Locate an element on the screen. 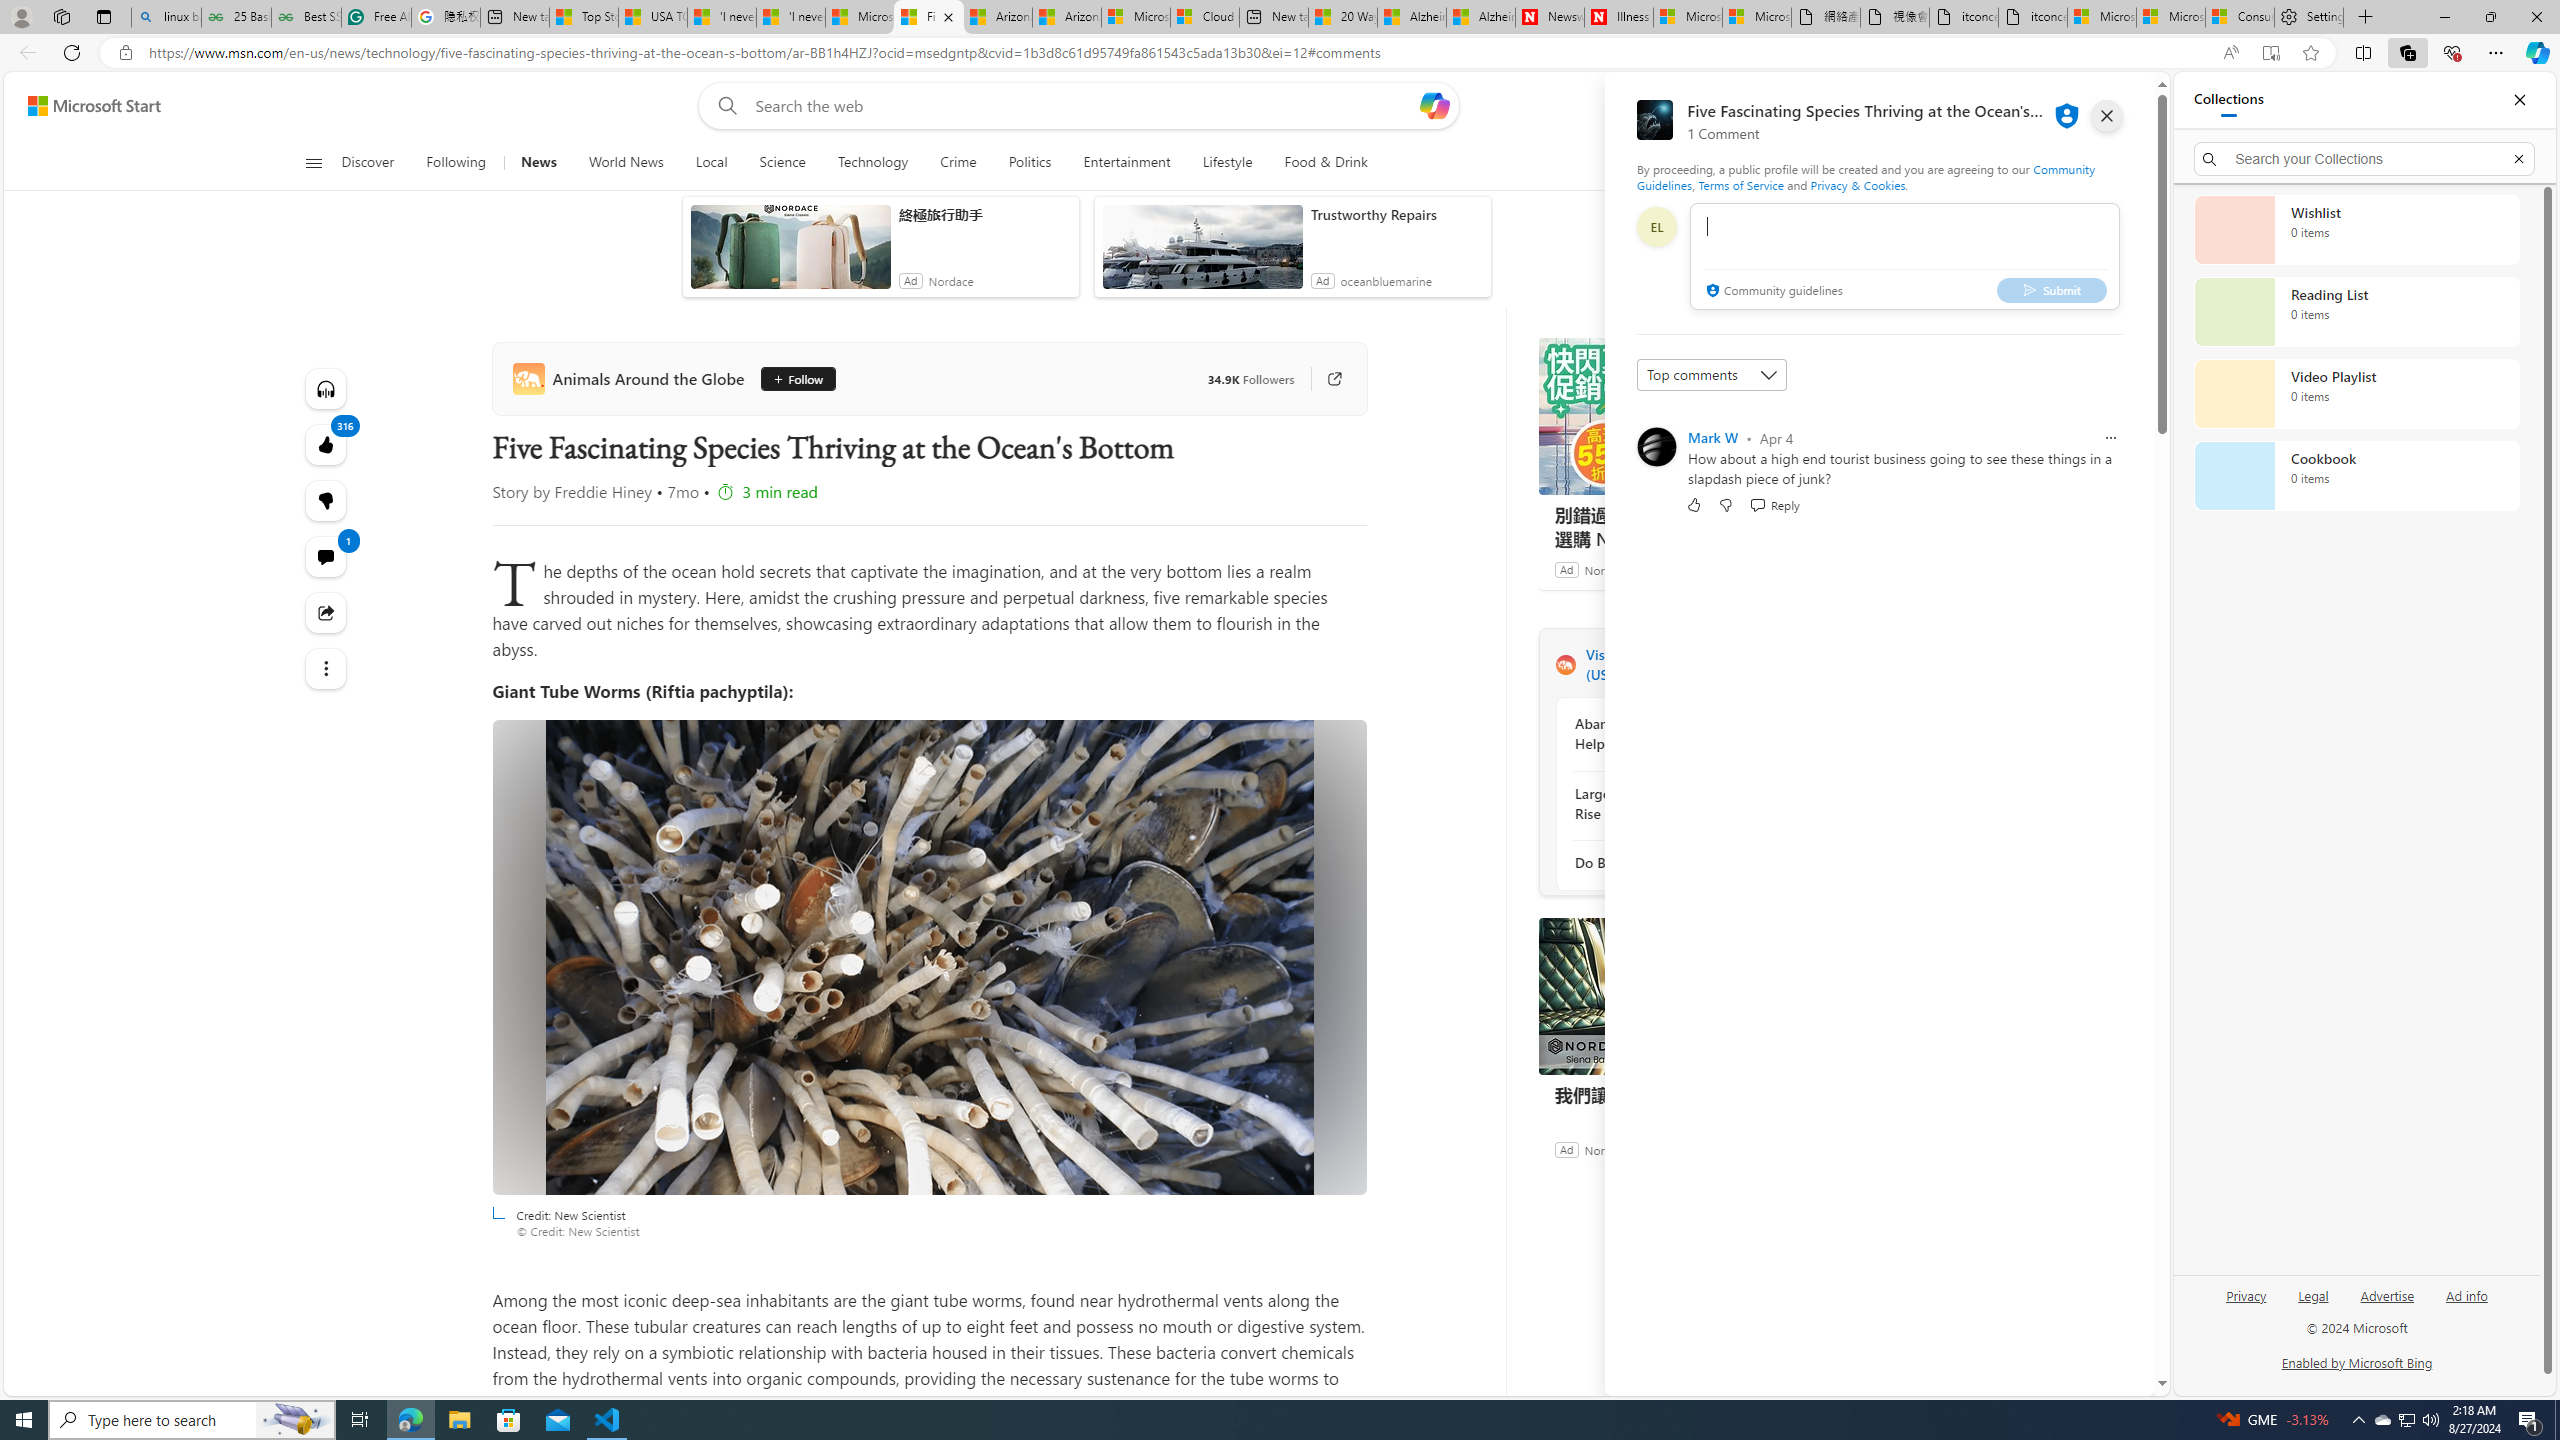  'Privacy' is located at coordinates (2246, 1302).